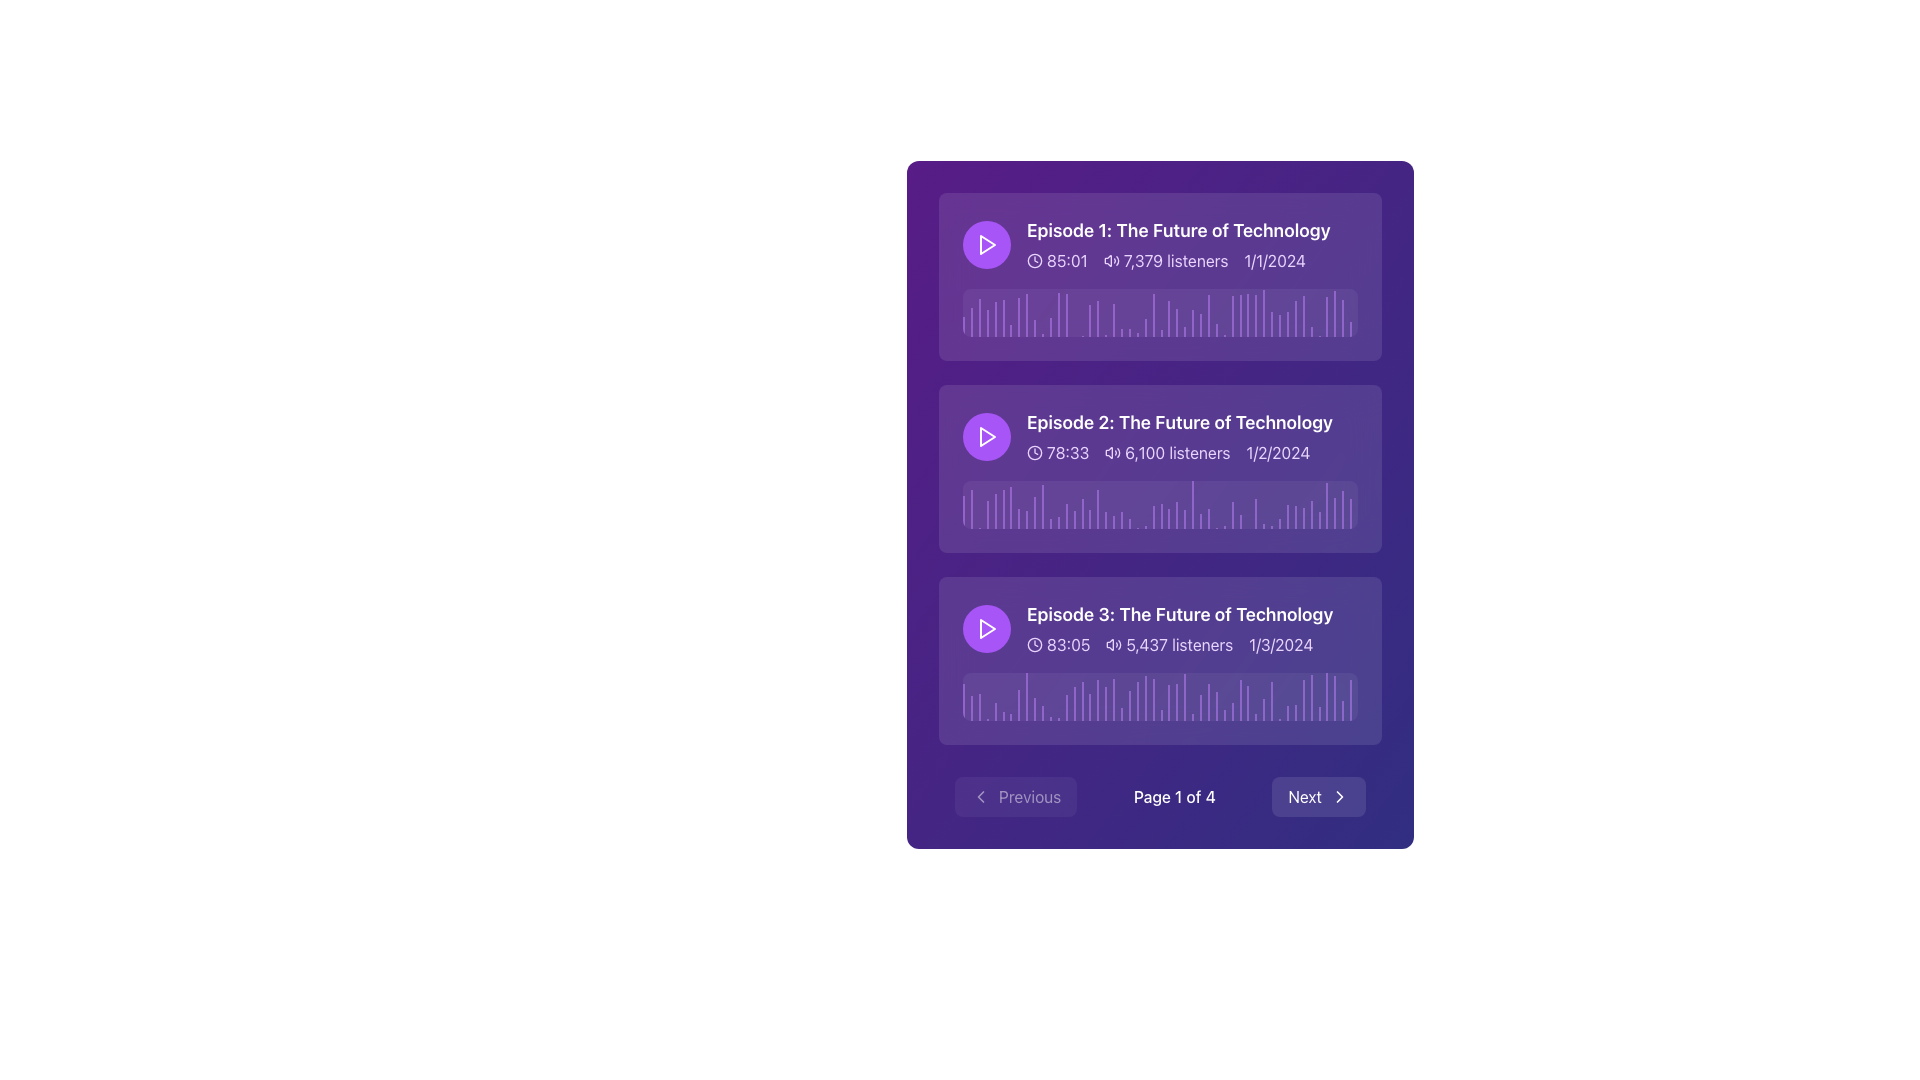  What do you see at coordinates (1035, 327) in the screenshot?
I see `the 10th vertical bar of the audio waveform visualization, which is a narrow purple bar located near the bottom edge of the interface` at bounding box center [1035, 327].